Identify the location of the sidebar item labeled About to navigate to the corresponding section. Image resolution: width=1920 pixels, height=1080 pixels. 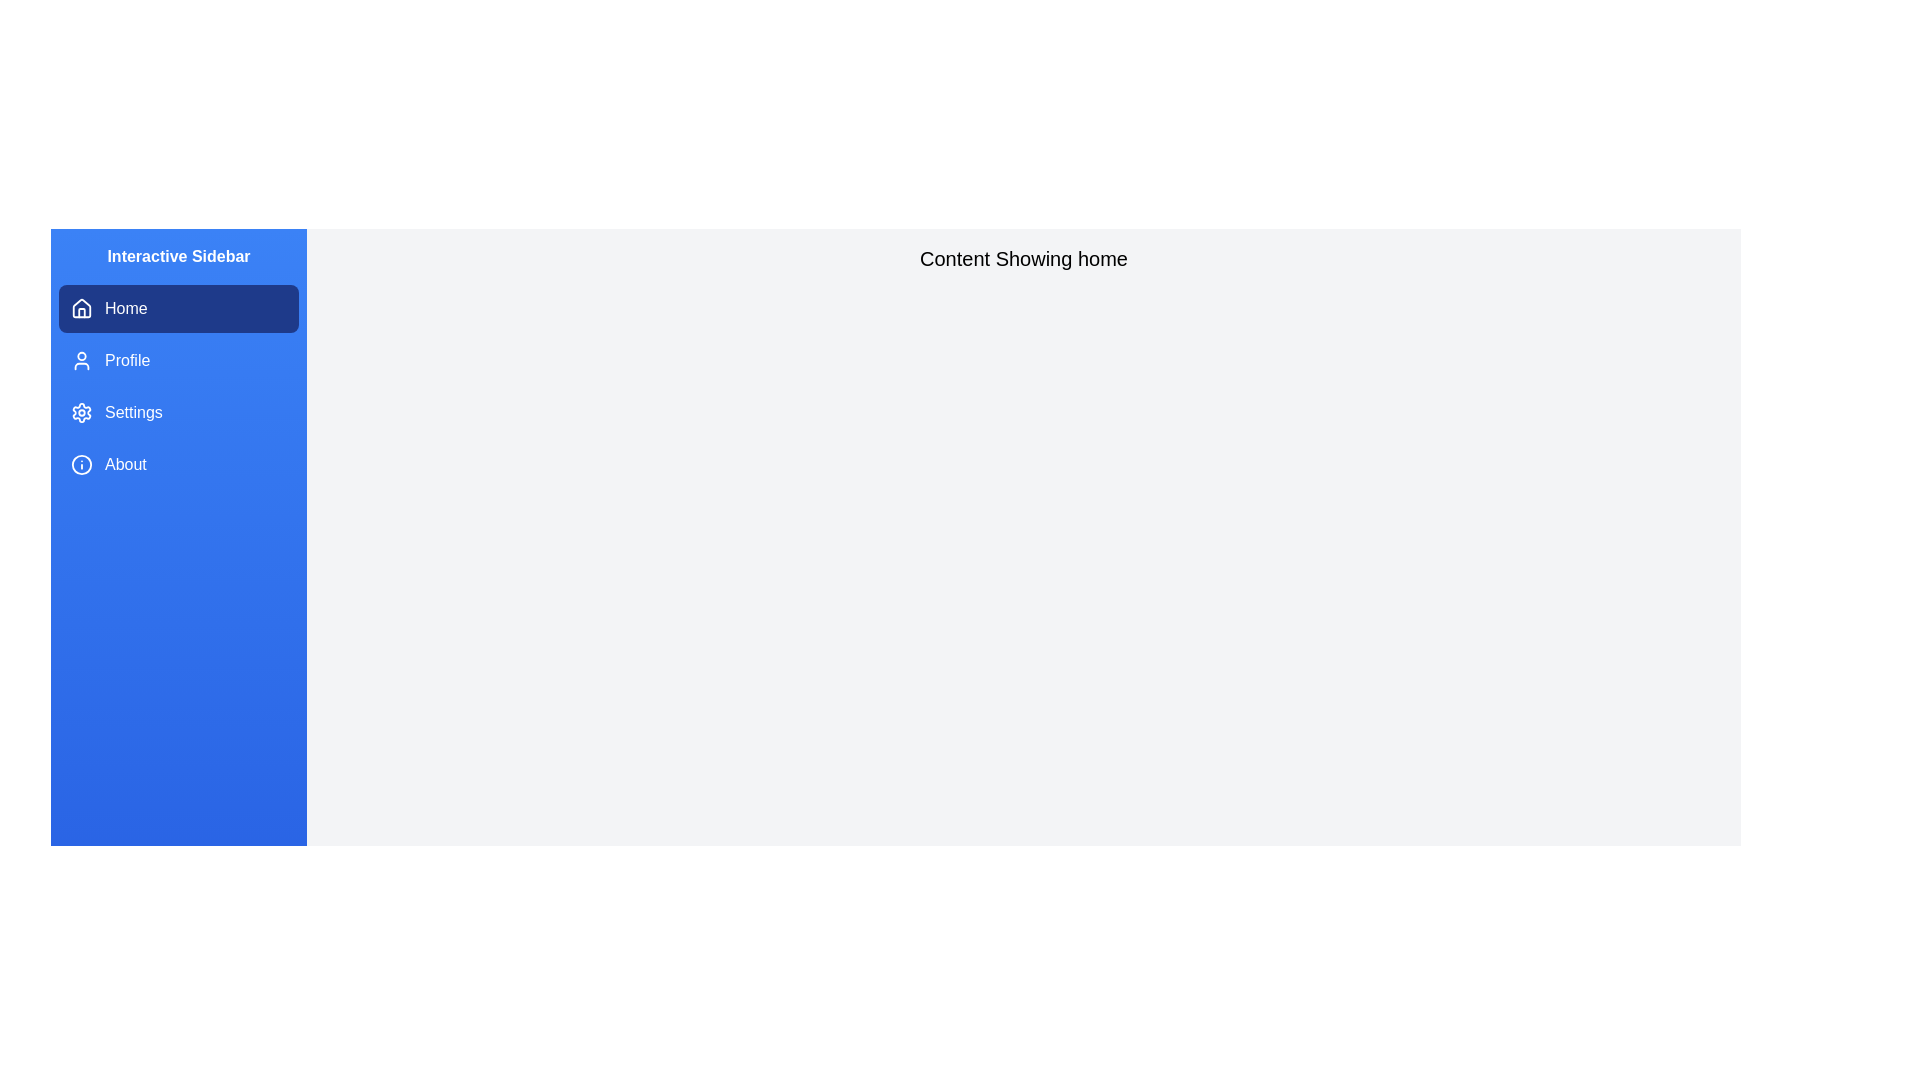
(178, 465).